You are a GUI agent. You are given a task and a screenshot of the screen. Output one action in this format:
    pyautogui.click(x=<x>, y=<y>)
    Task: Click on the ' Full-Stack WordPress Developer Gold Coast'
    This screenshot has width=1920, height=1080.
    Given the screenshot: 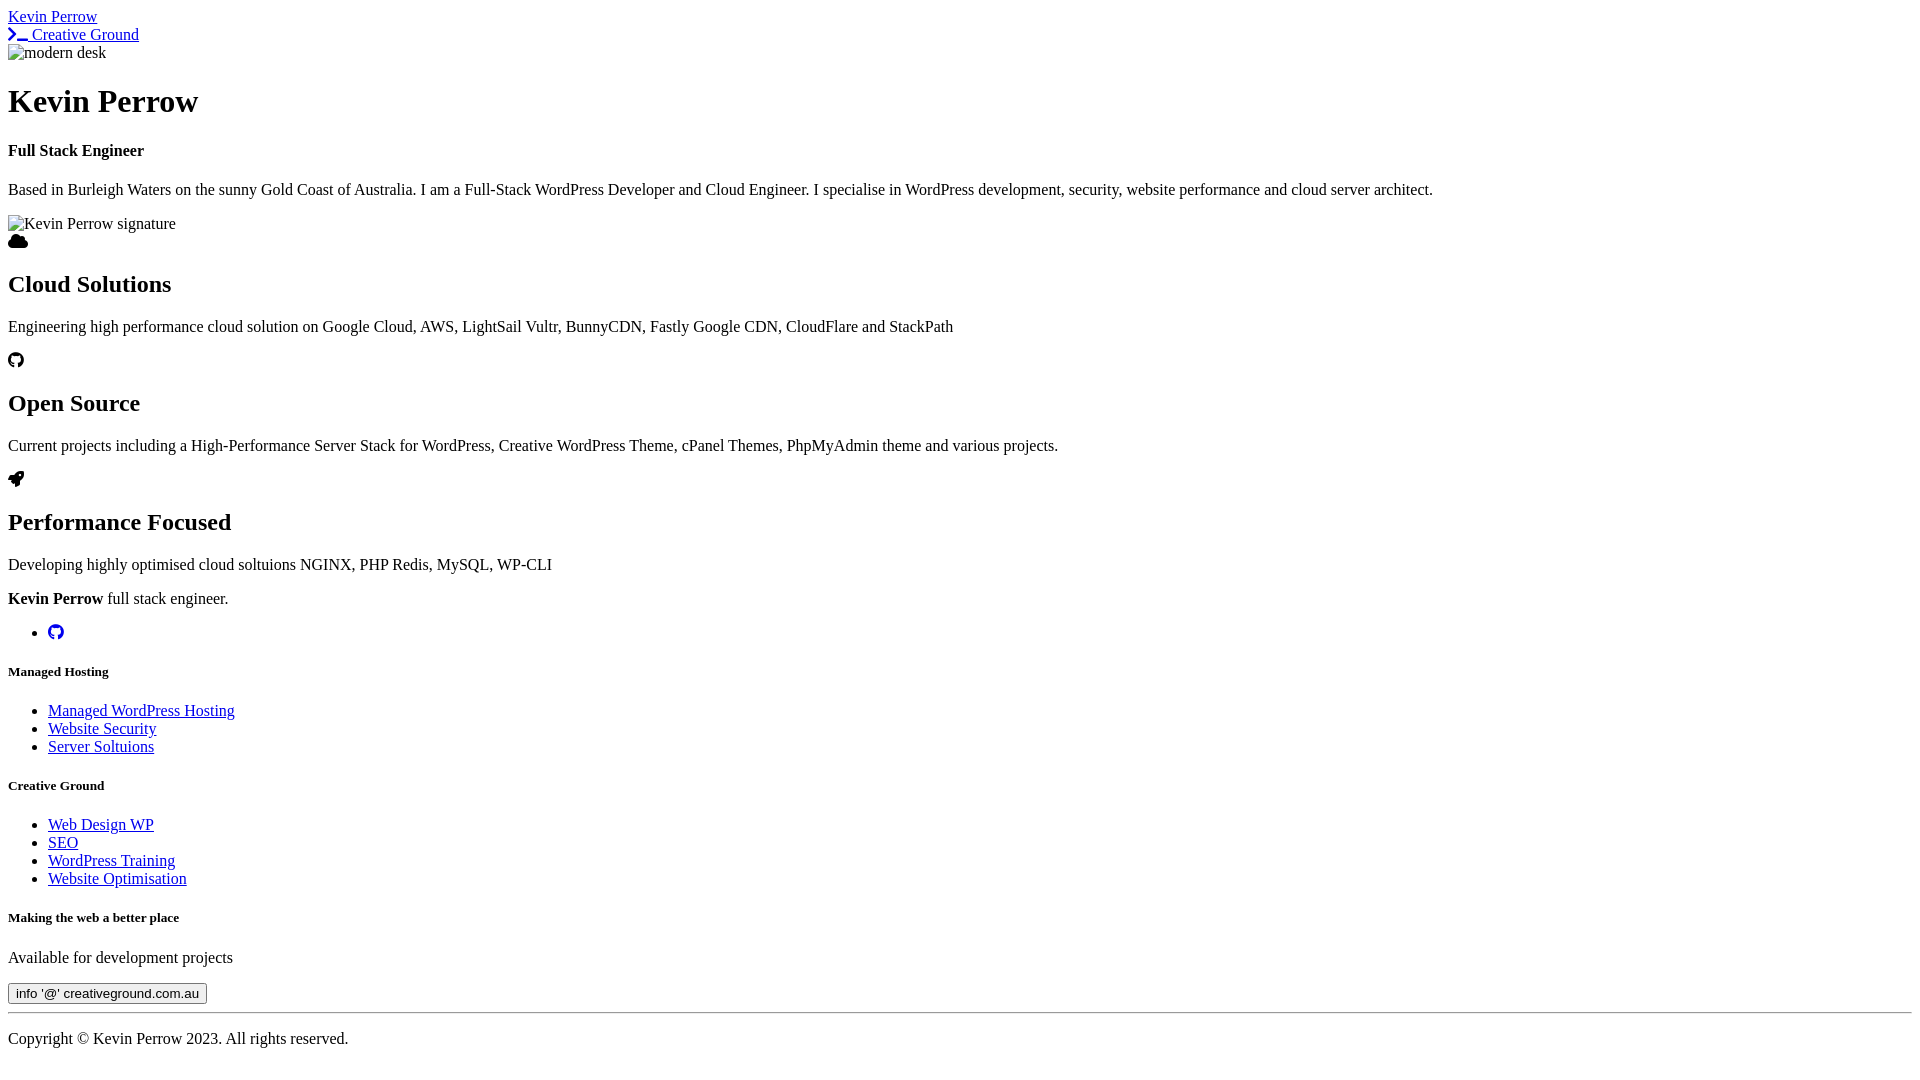 What is the action you would take?
    pyautogui.click(x=57, y=52)
    